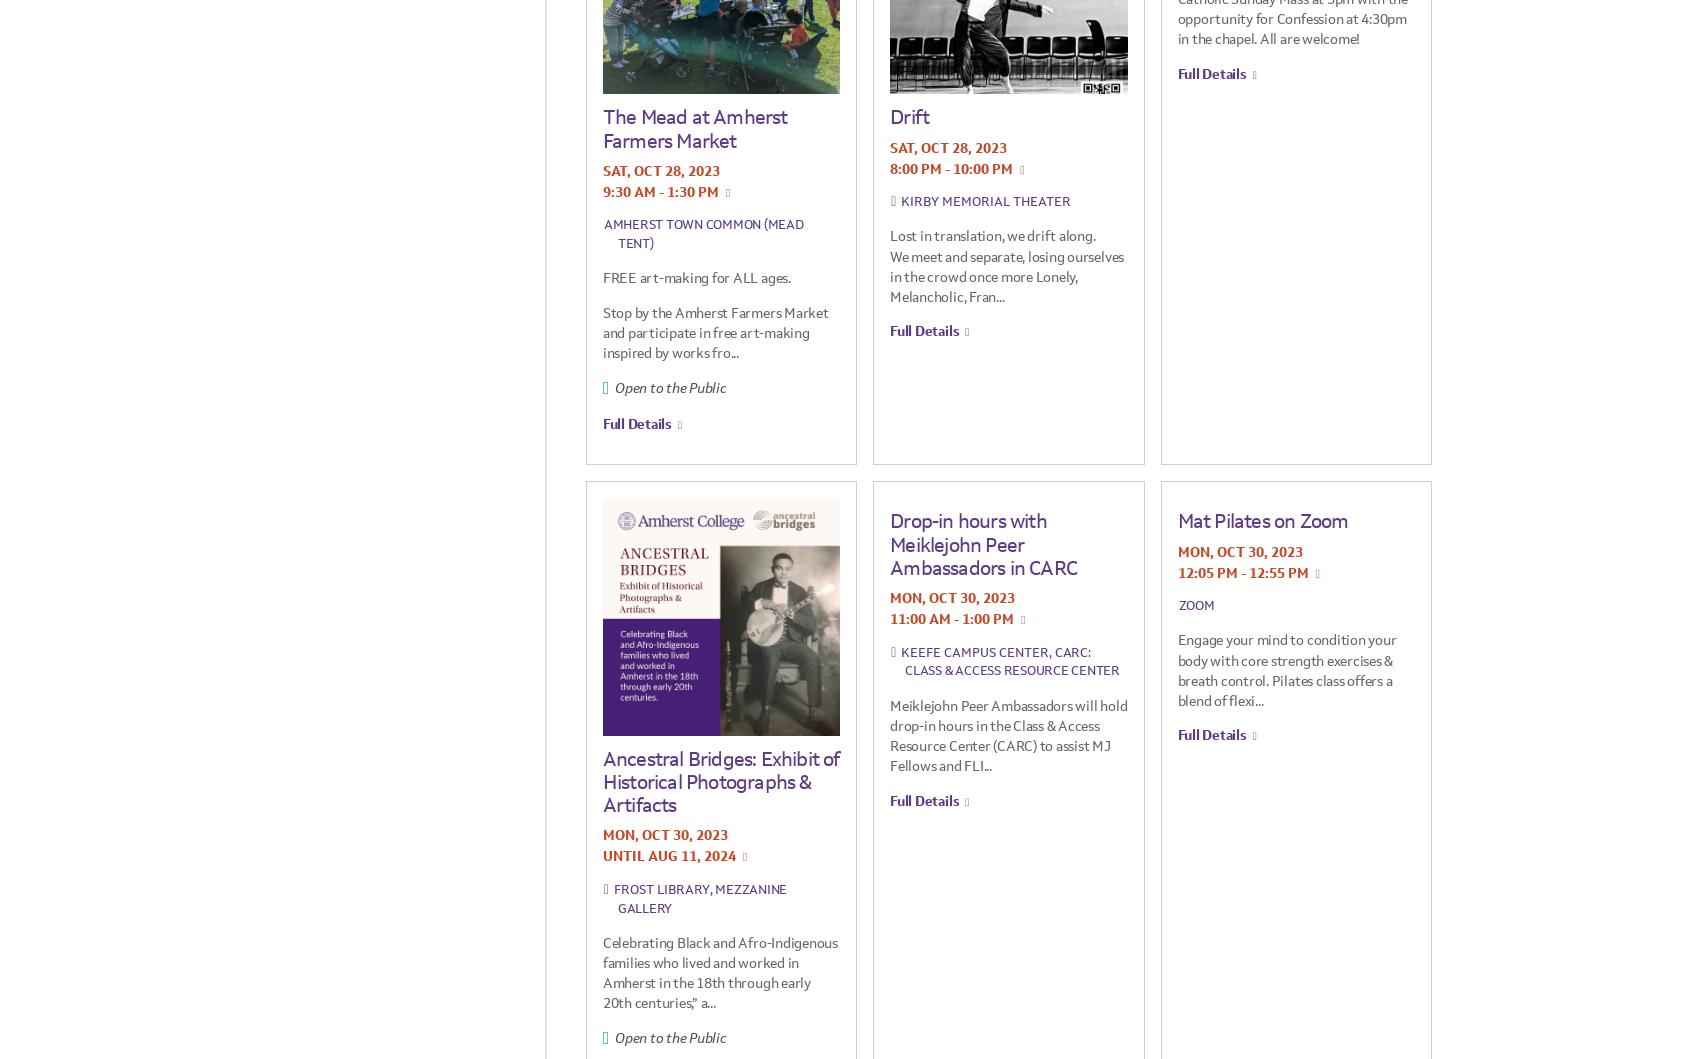 The height and width of the screenshot is (1059, 1700). I want to click on 'Keefe Campus Center', so click(901, 651).